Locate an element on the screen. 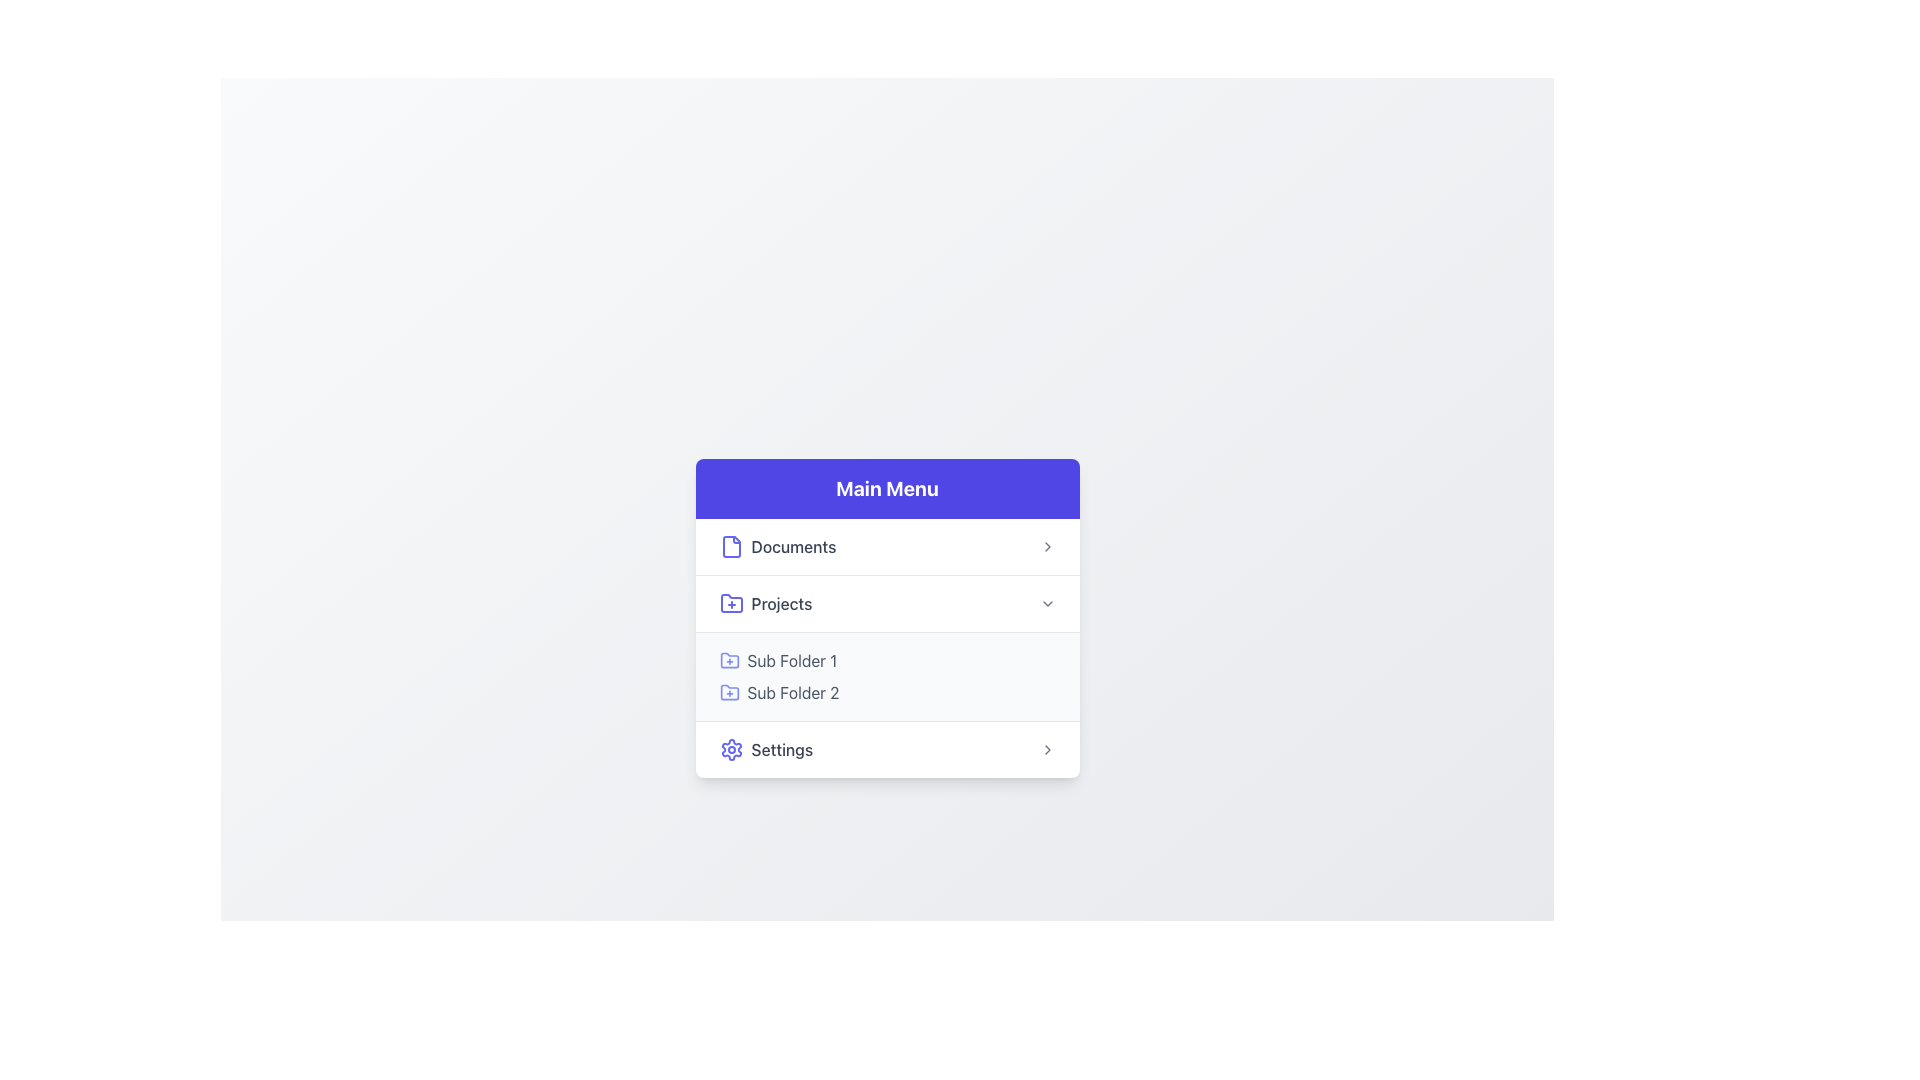 The width and height of the screenshot is (1920, 1080). the right chevron icon, which is styled in a thin, dark gray stroke and located to the far right of the 'Documents' label in the main menu is located at coordinates (1046, 546).